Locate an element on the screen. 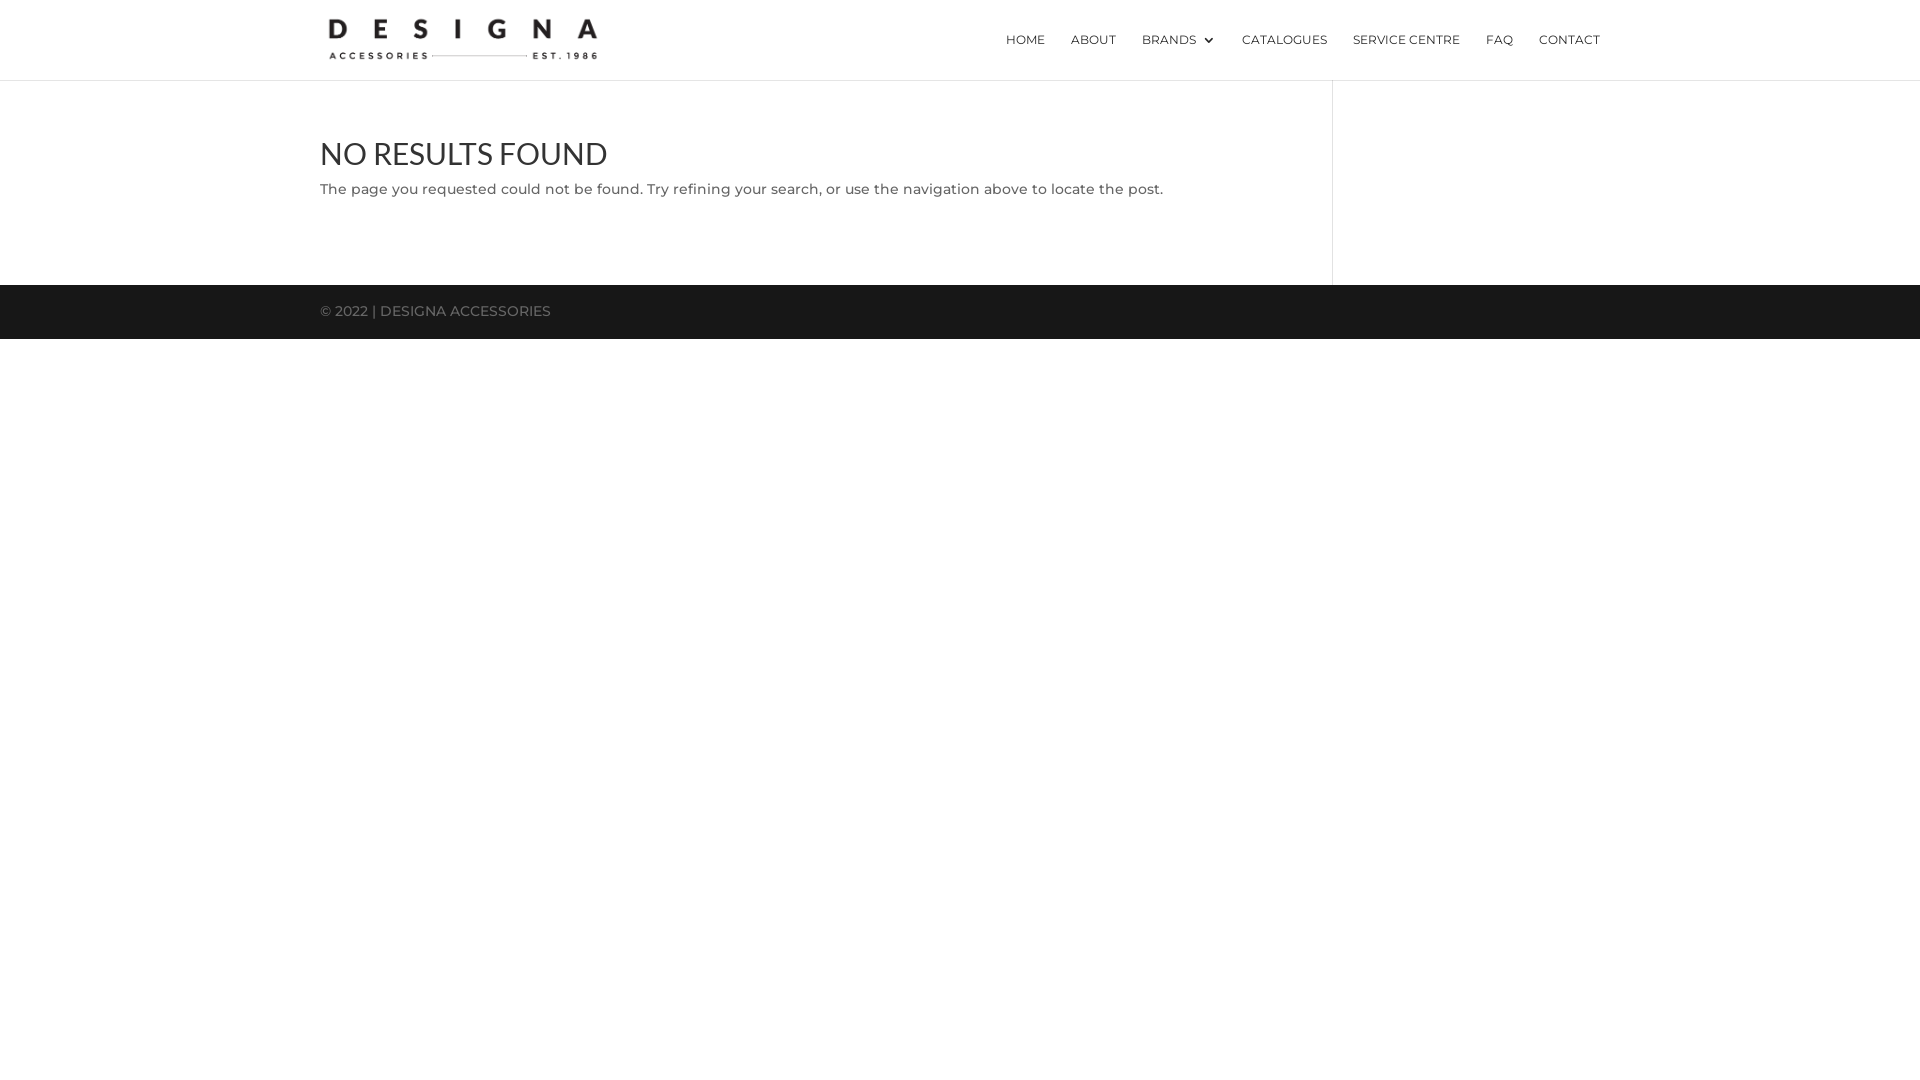 The height and width of the screenshot is (1080, 1920). 'FAQ' is located at coordinates (1499, 55).